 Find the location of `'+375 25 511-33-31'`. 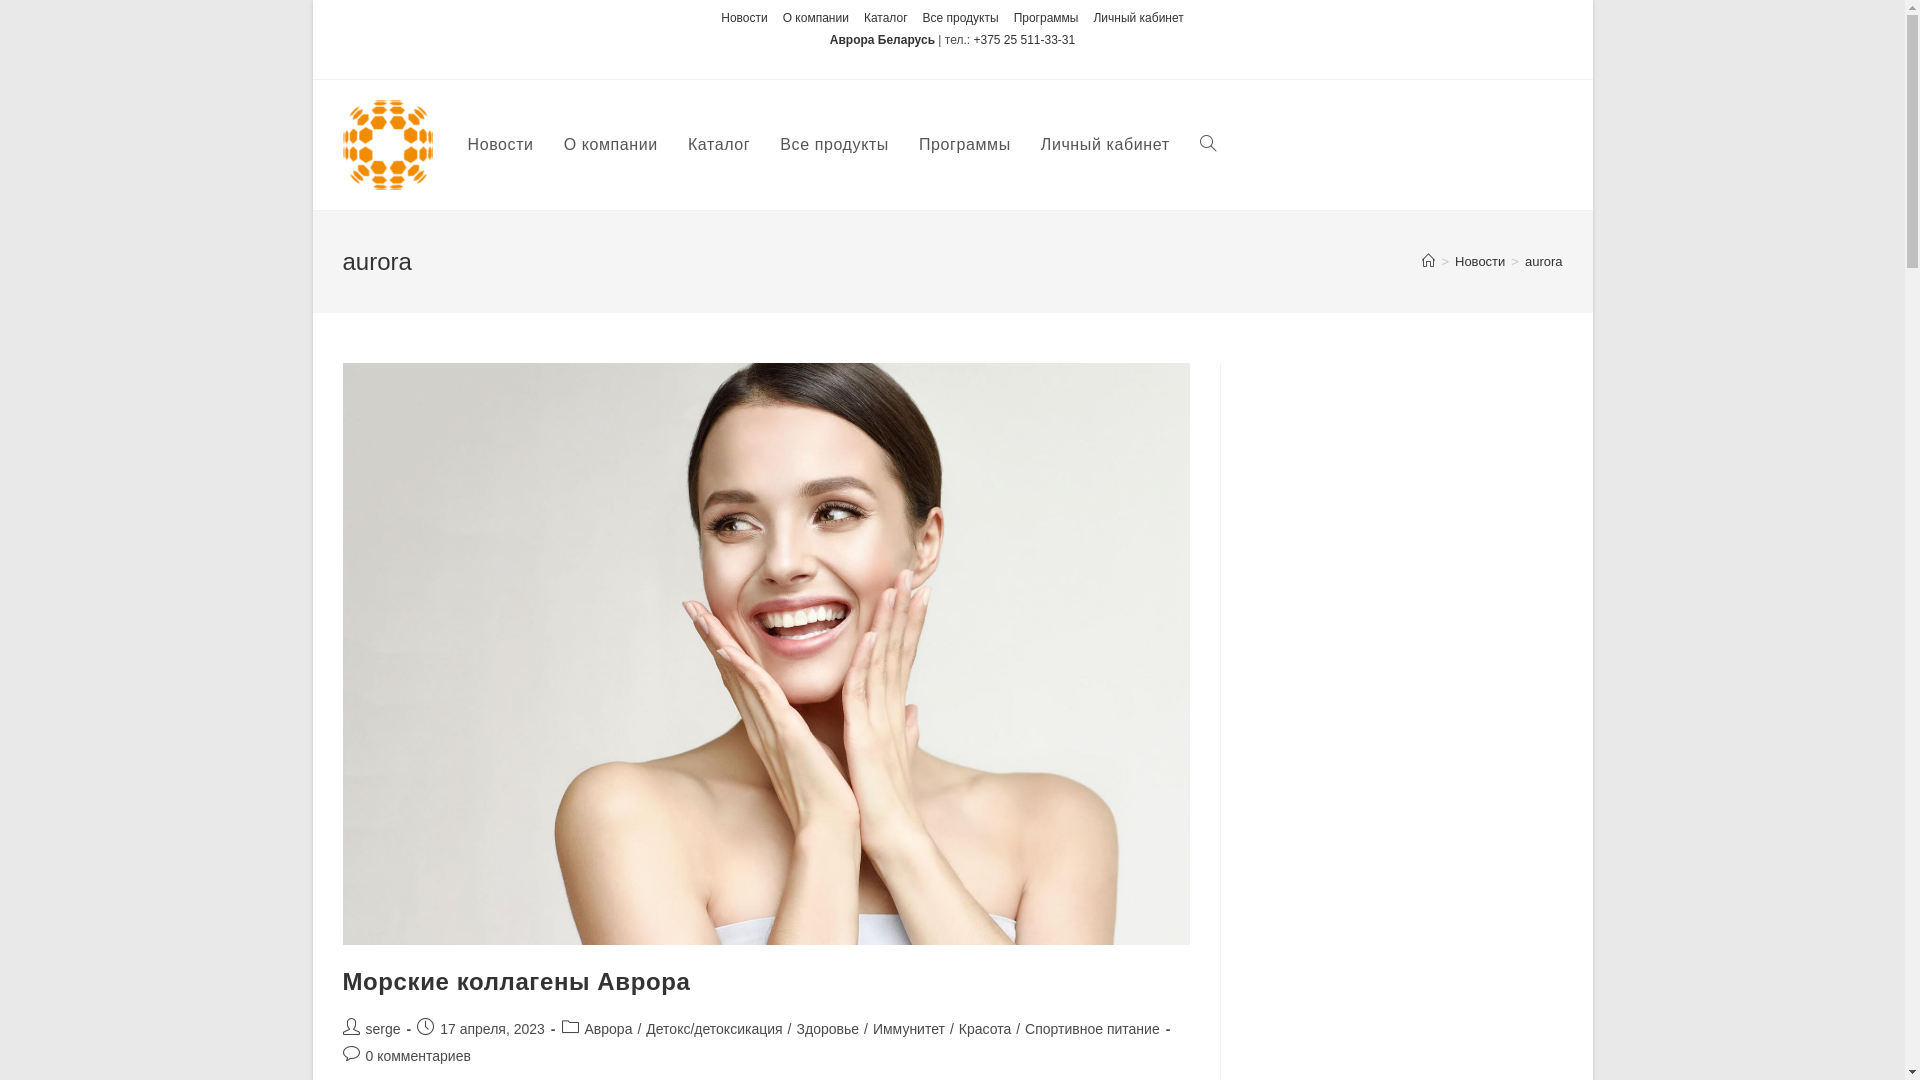

'+375 25 511-33-31' is located at coordinates (1023, 39).